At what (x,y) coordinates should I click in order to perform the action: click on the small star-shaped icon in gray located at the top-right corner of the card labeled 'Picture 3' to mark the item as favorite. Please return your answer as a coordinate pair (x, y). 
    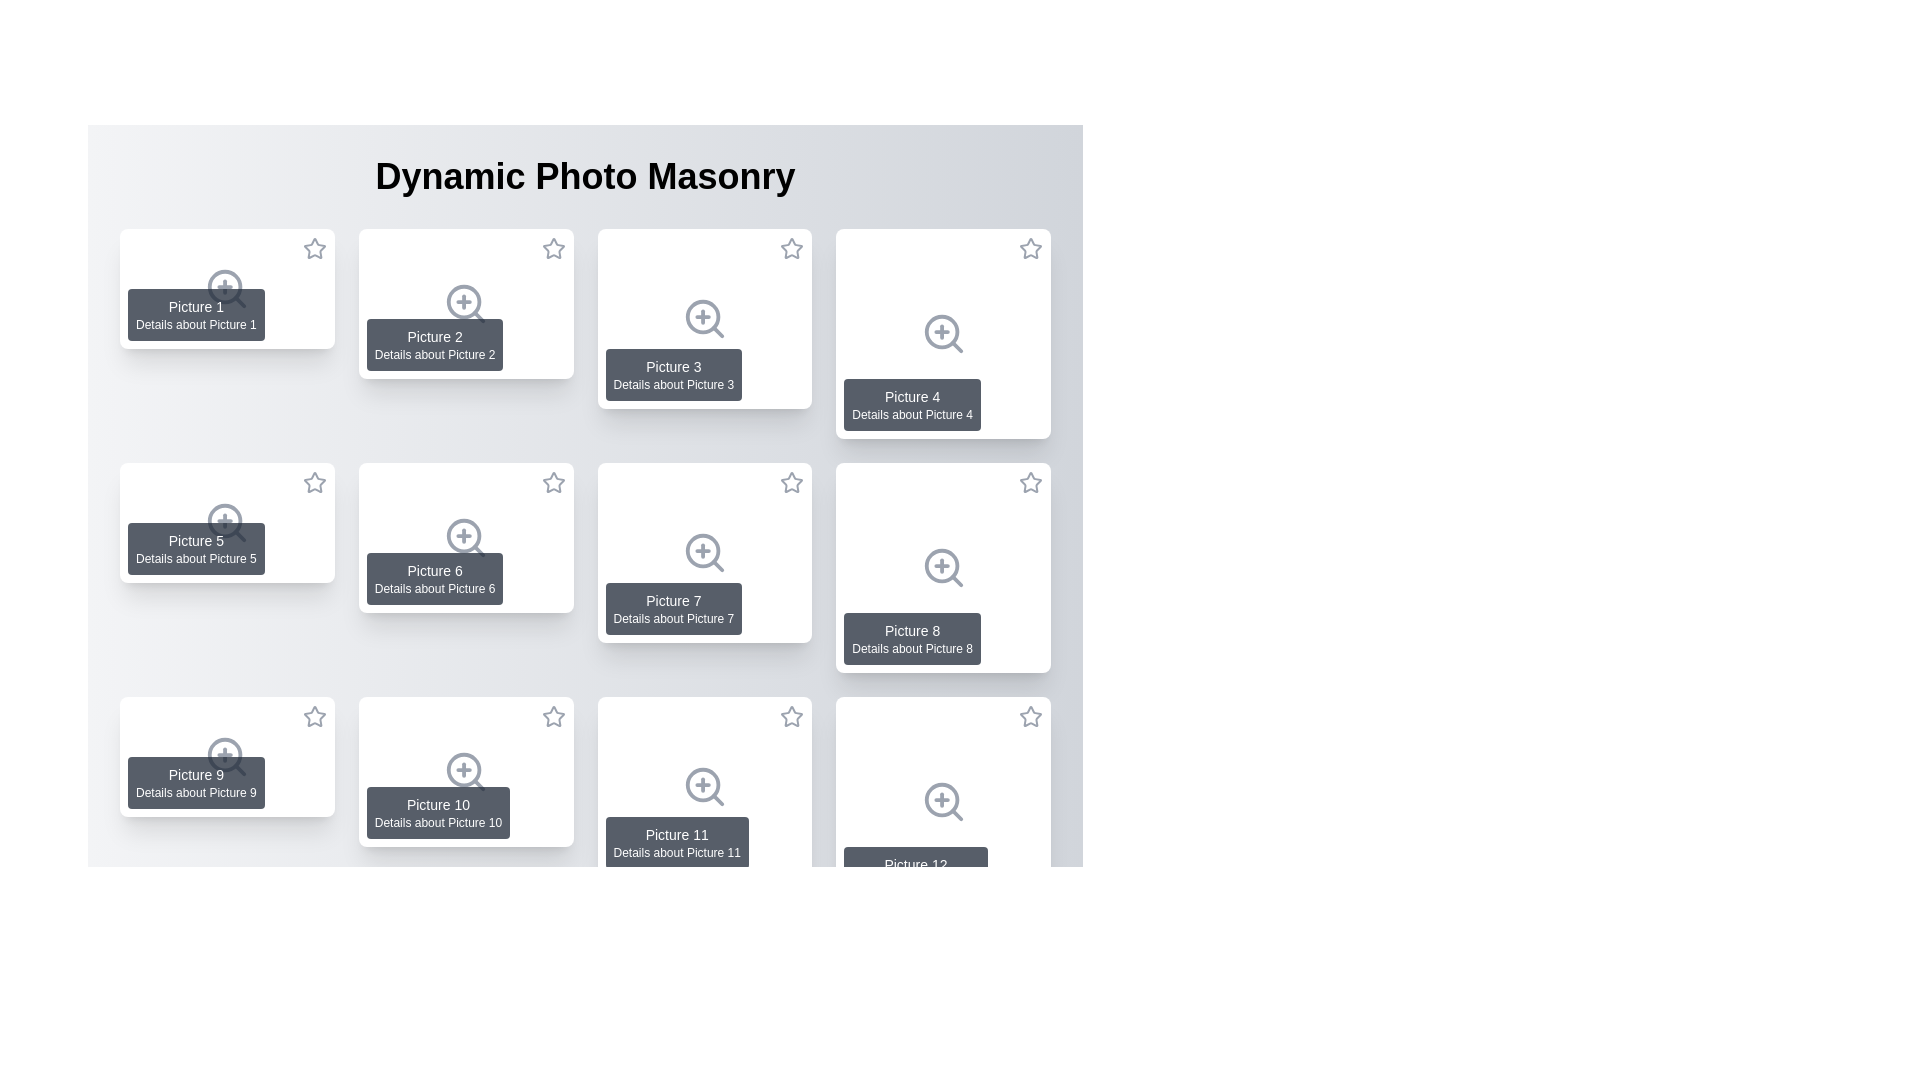
    Looking at the image, I should click on (791, 251).